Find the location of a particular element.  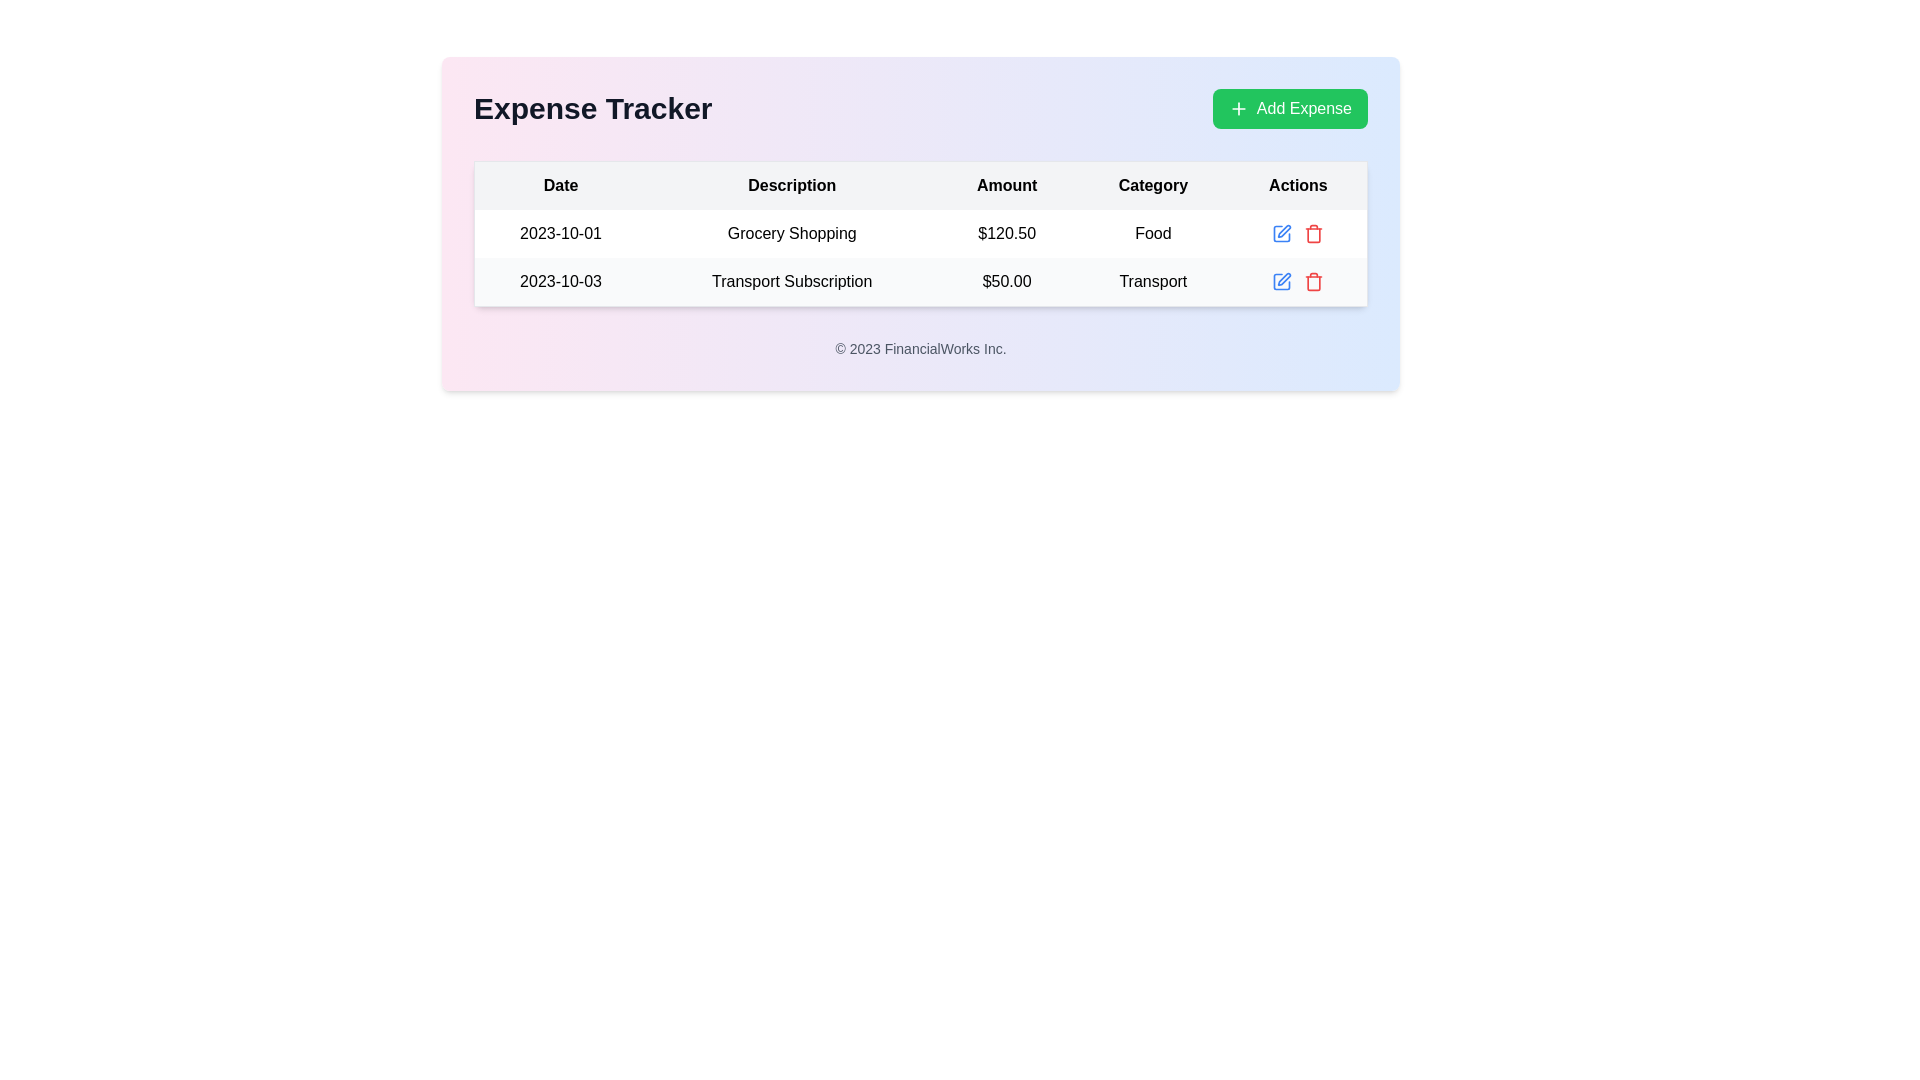

the 'Amount' text label in the table header, which is the third entry from the left, indicating monetary amounts is located at coordinates (1007, 185).